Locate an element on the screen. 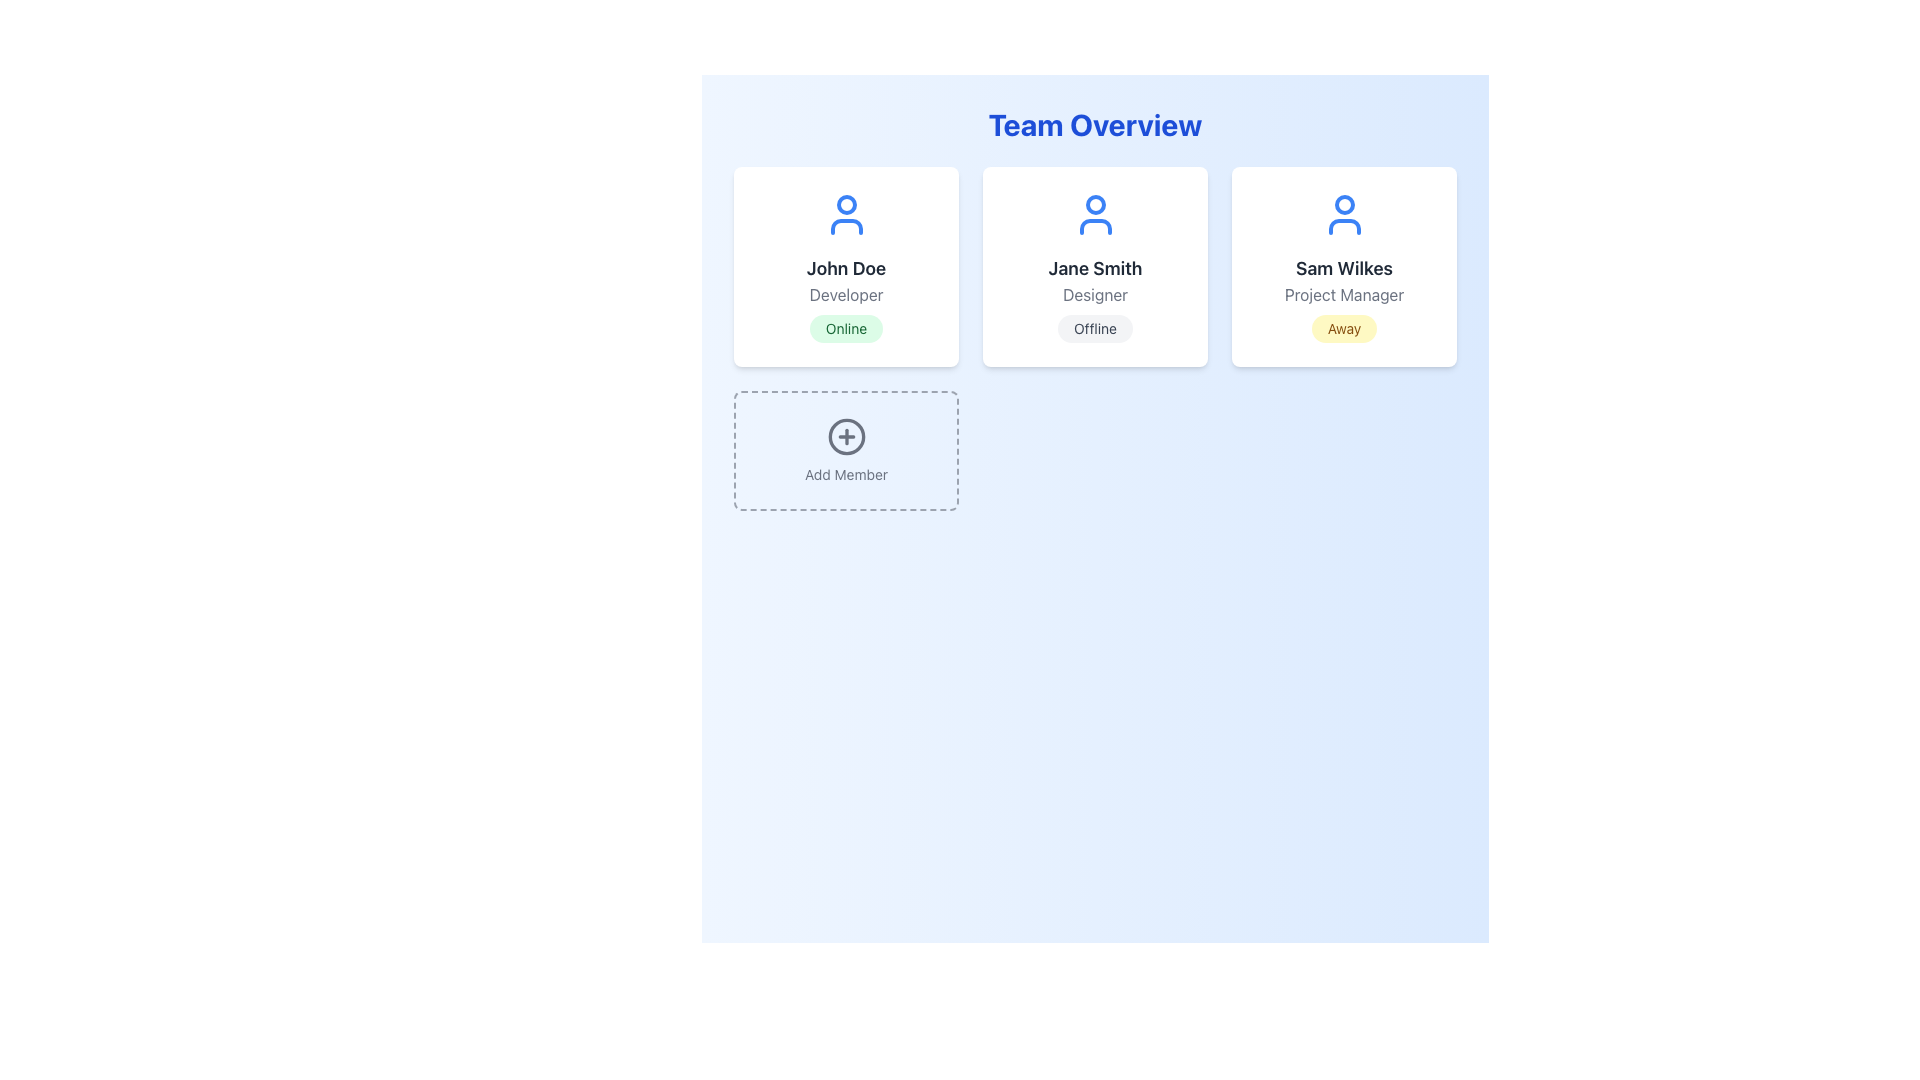 The width and height of the screenshot is (1920, 1080). the user profile vector icon located at the center of the card in the 'Team Overview' section, which visually represents user information is located at coordinates (846, 215).